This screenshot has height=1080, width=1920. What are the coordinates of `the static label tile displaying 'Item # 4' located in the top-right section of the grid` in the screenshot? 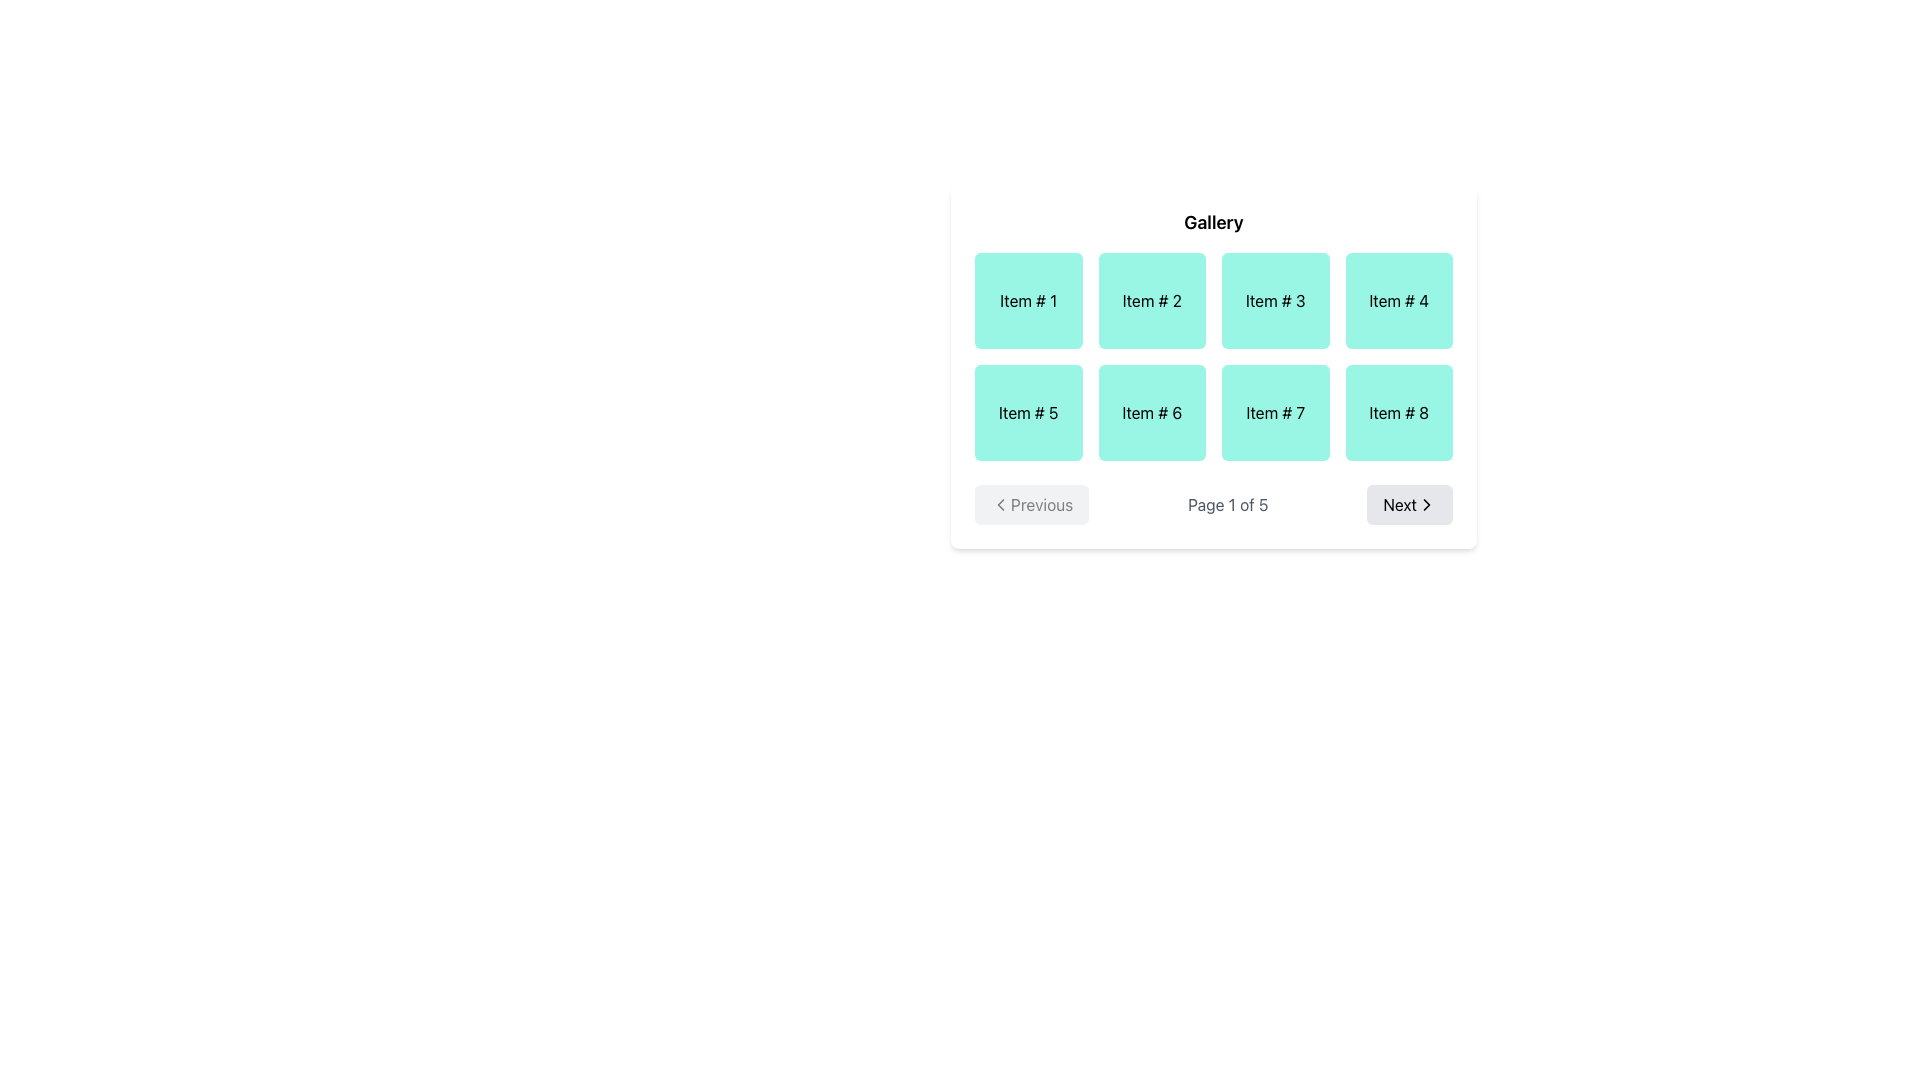 It's located at (1398, 300).